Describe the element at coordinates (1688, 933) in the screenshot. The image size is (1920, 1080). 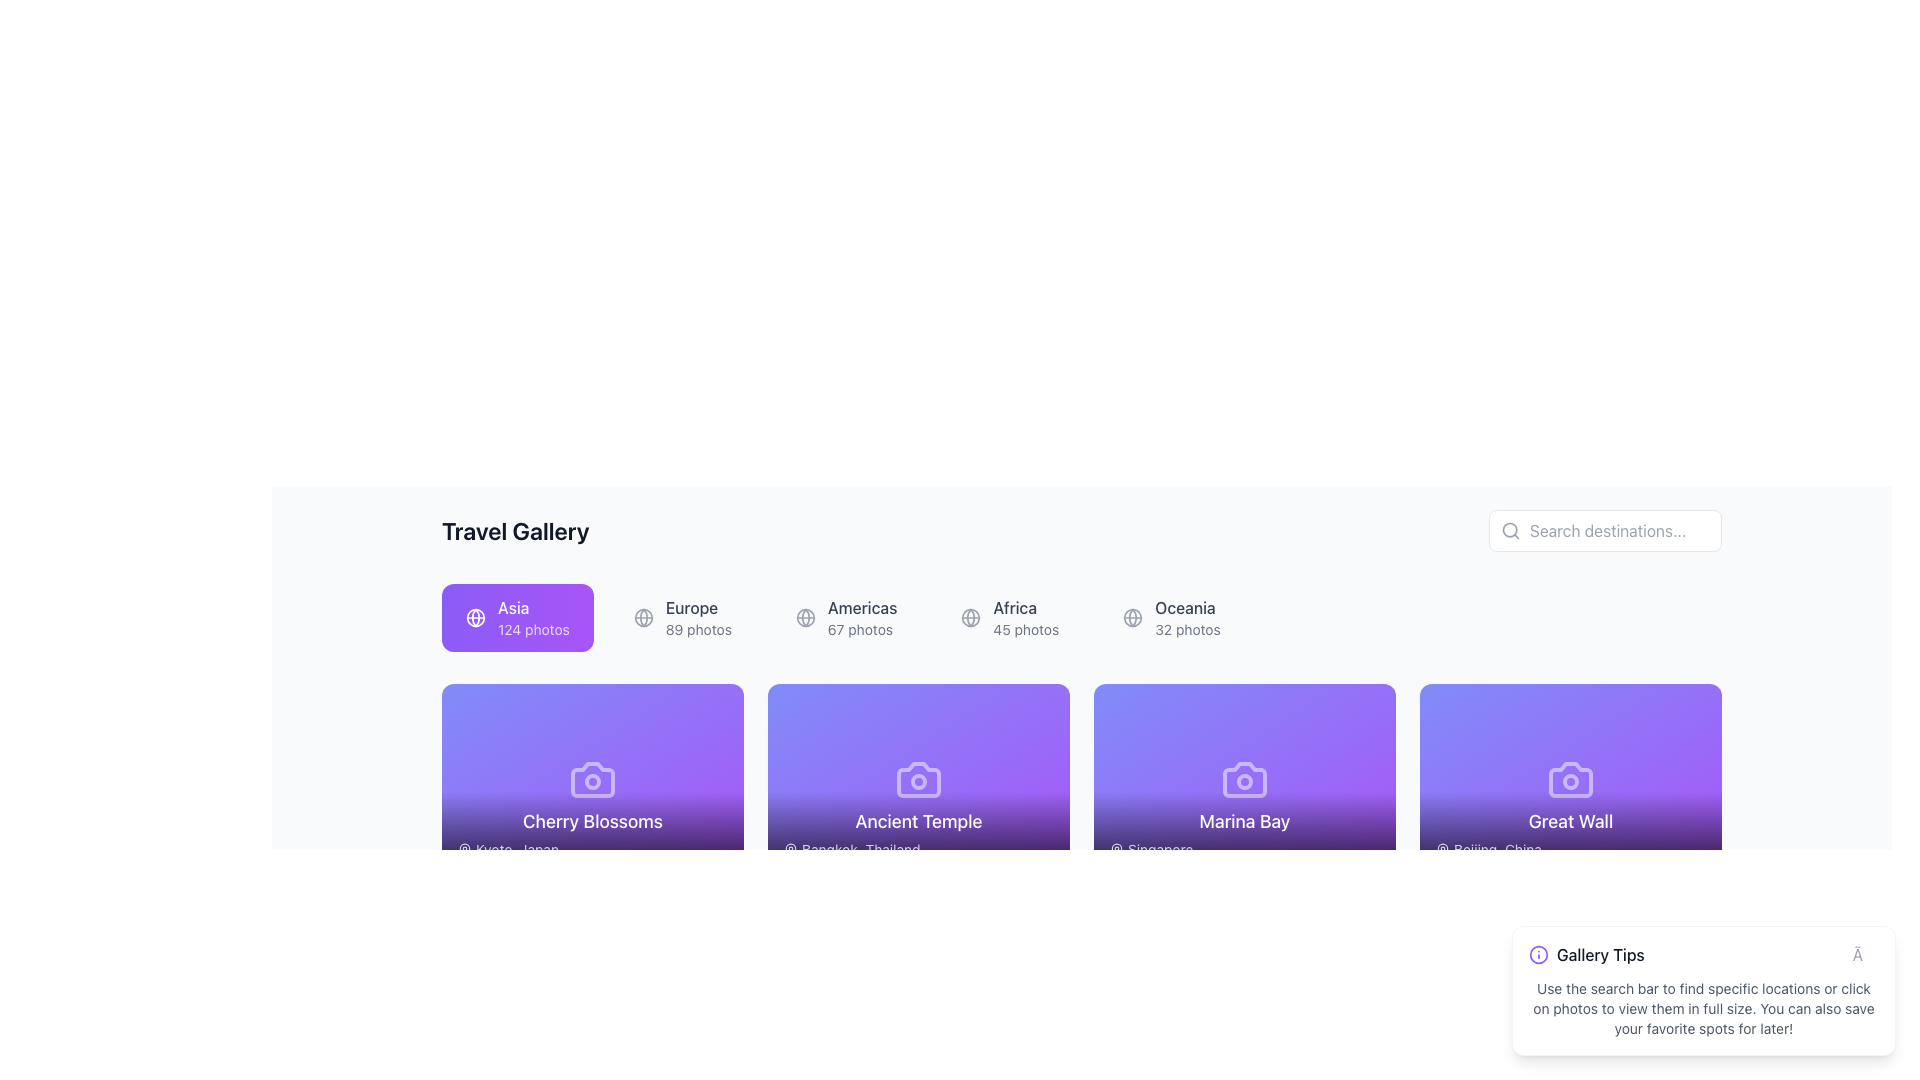
I see `the third button in the upper-right corner of the tips section card` at that location.